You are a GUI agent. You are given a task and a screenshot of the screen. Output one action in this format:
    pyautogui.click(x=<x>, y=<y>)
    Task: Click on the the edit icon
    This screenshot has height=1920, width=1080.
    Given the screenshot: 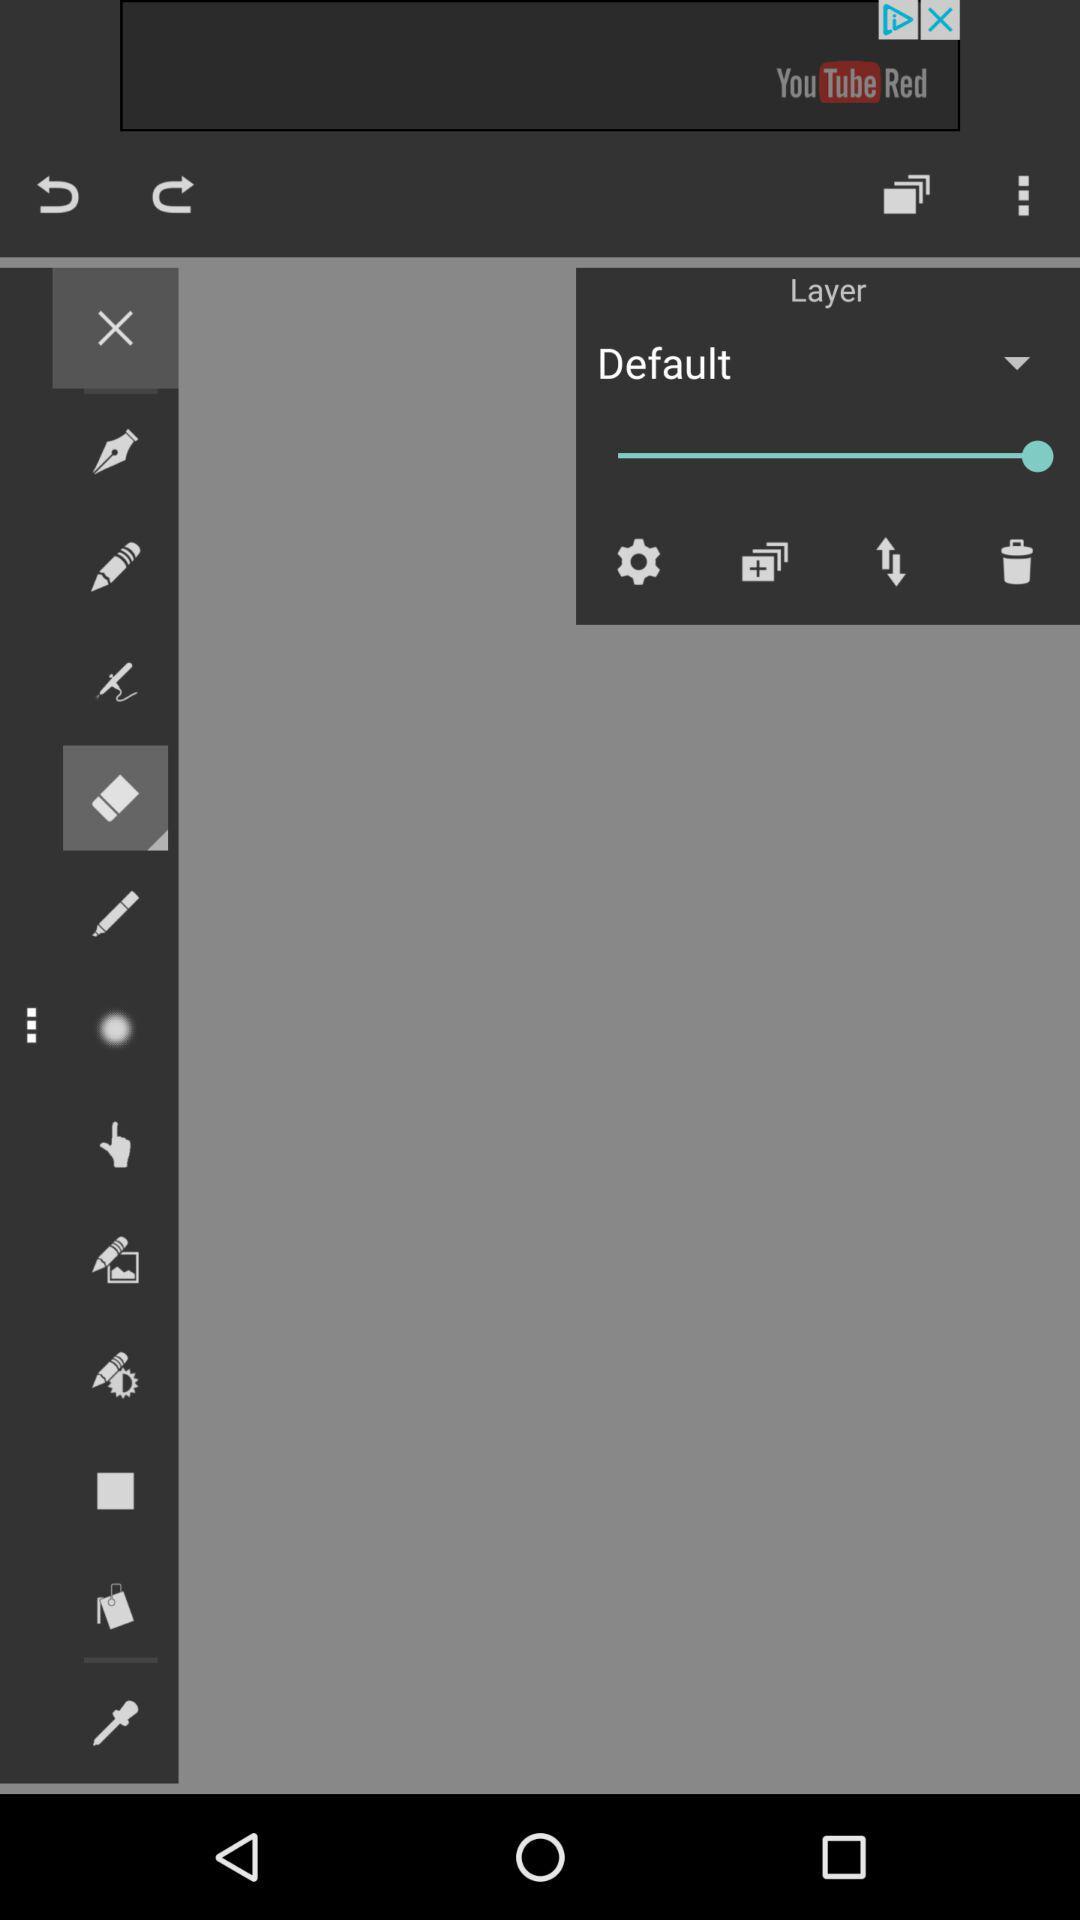 What is the action you would take?
    pyautogui.click(x=115, y=912)
    